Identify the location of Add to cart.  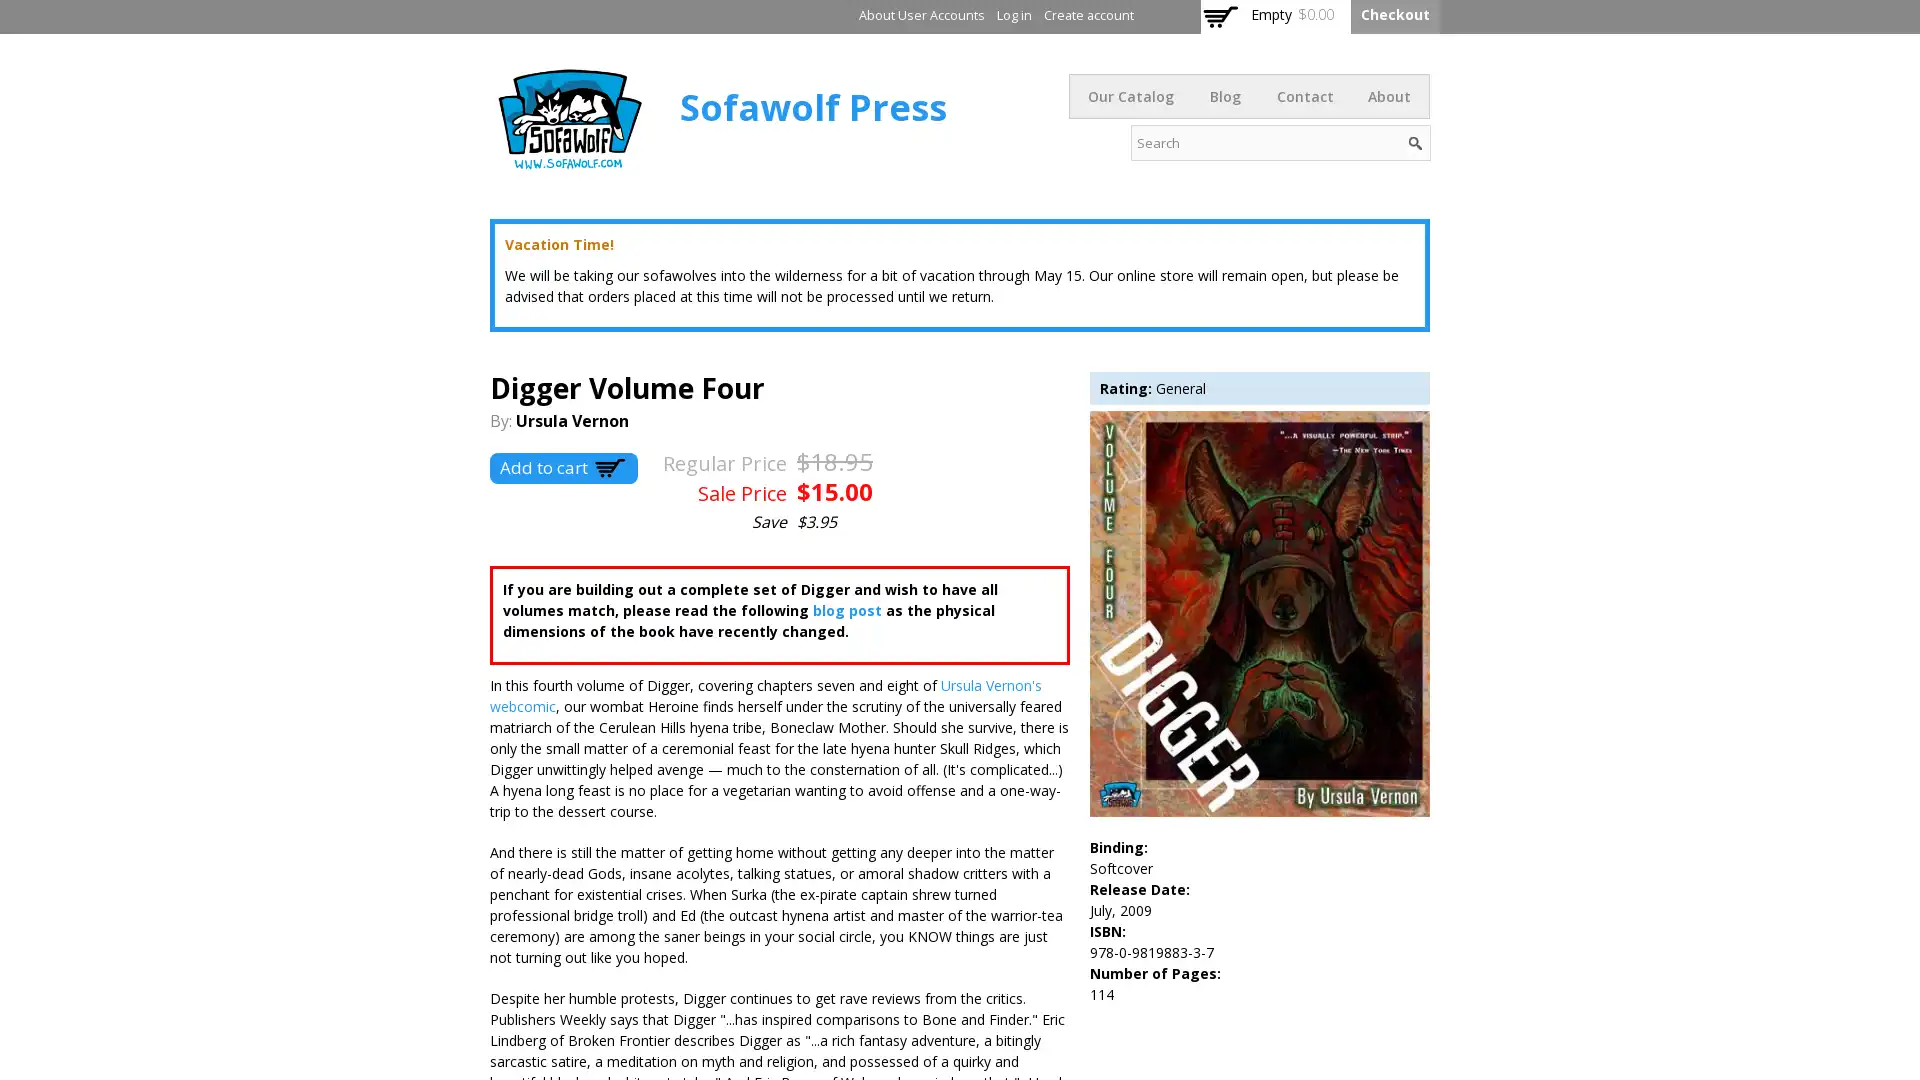
(562, 467).